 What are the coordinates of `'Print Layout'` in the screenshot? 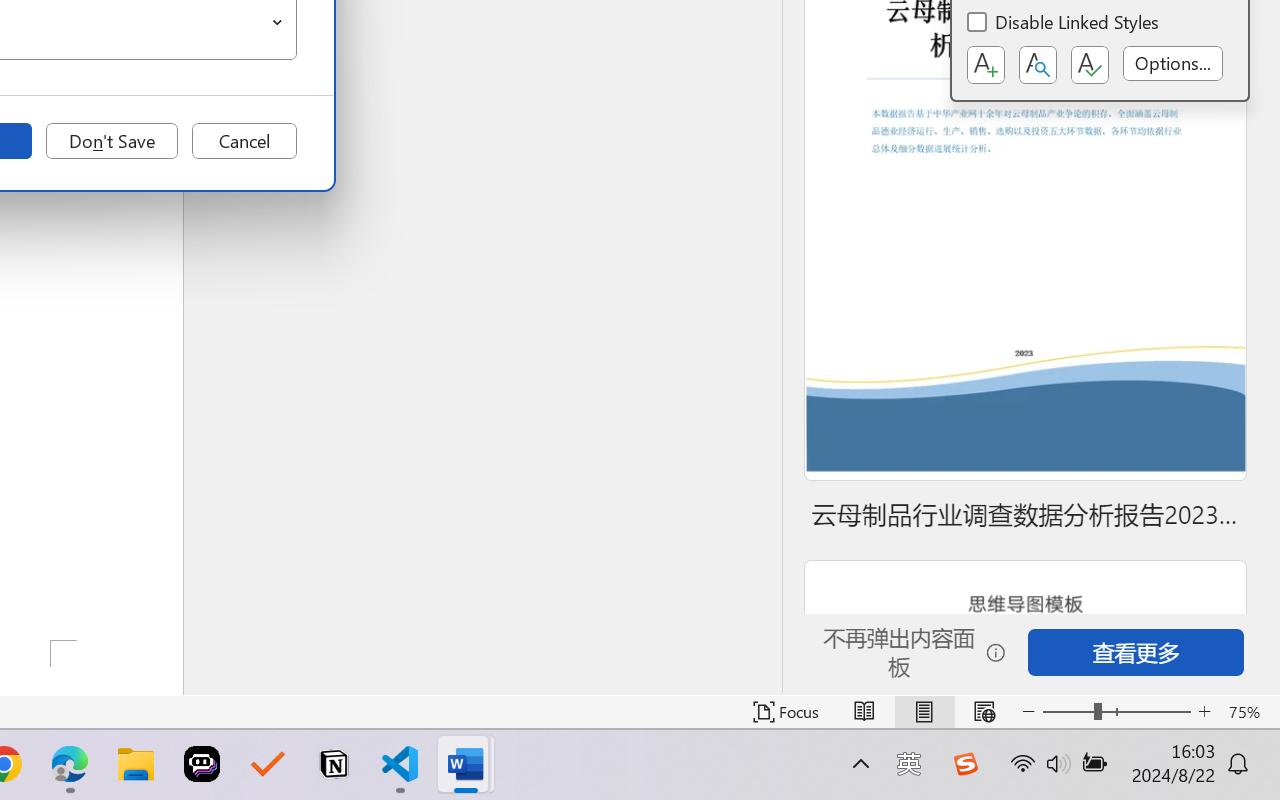 It's located at (923, 711).